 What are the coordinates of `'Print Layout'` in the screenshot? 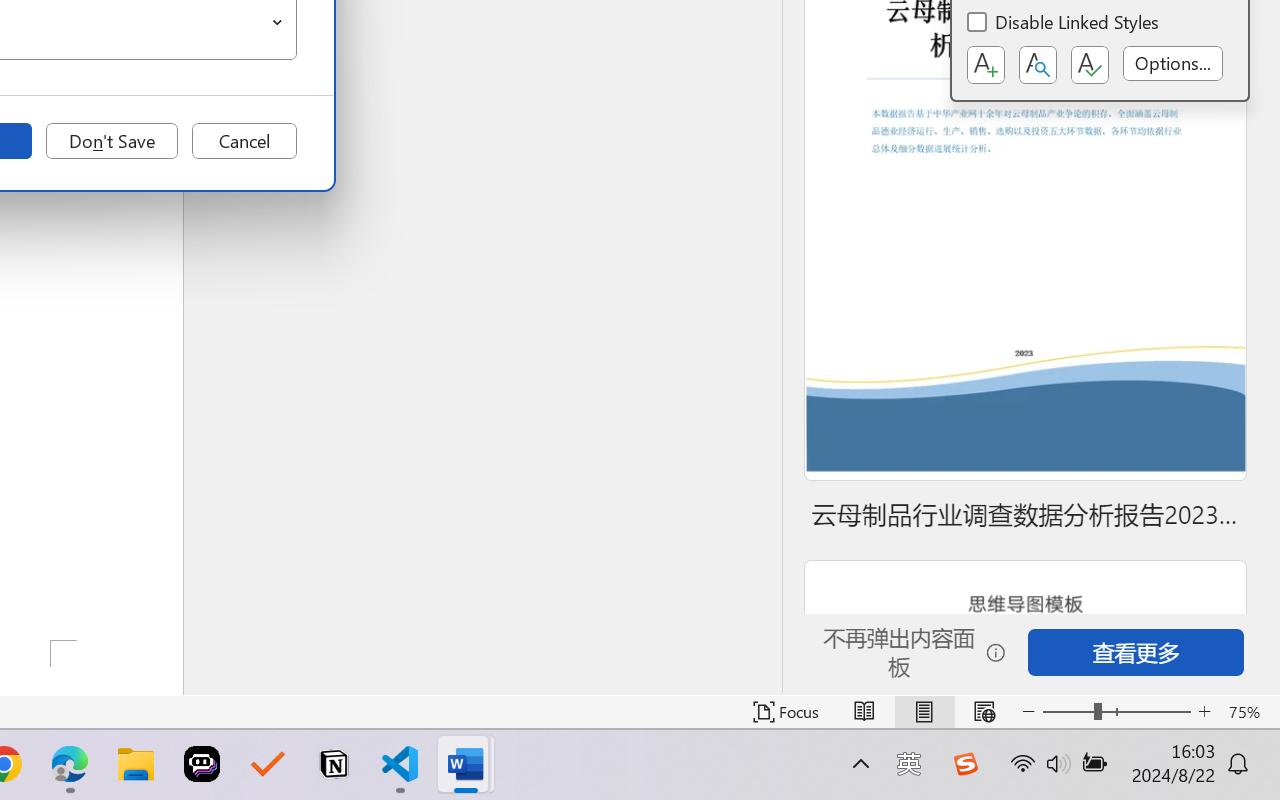 It's located at (923, 711).